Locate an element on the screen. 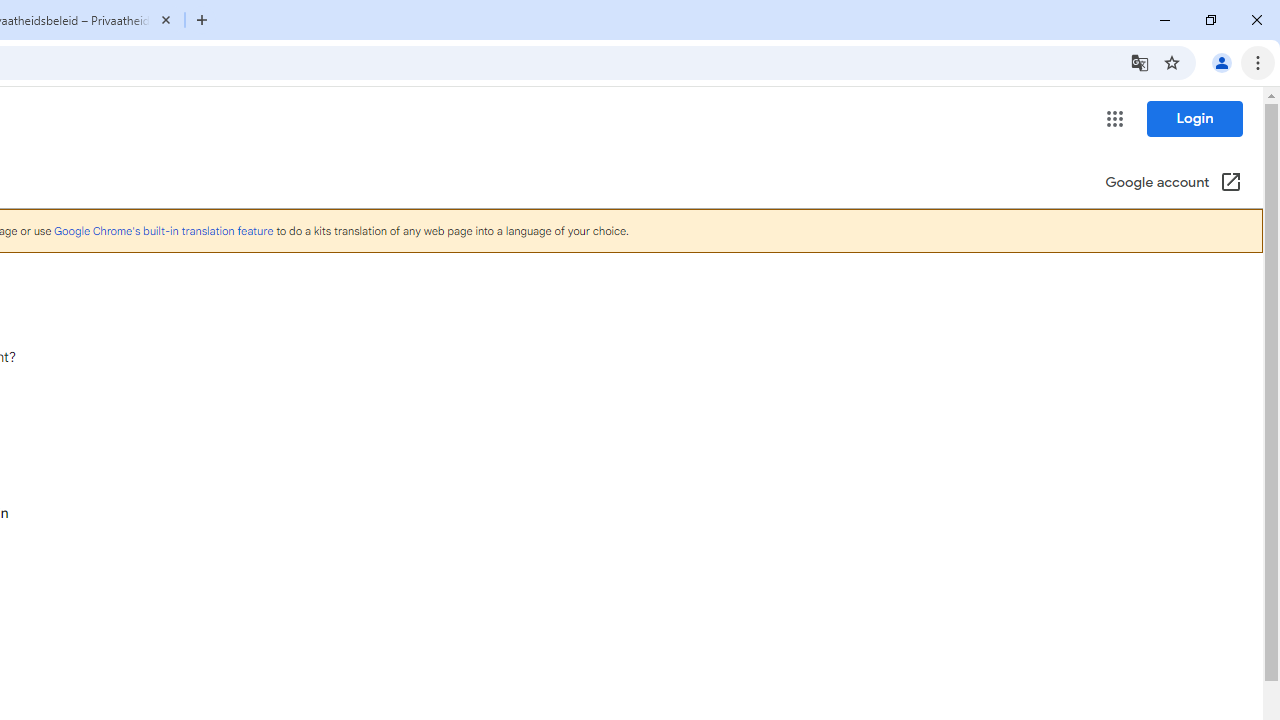 The width and height of the screenshot is (1280, 720). 'Translate this page' is located at coordinates (1139, 61).